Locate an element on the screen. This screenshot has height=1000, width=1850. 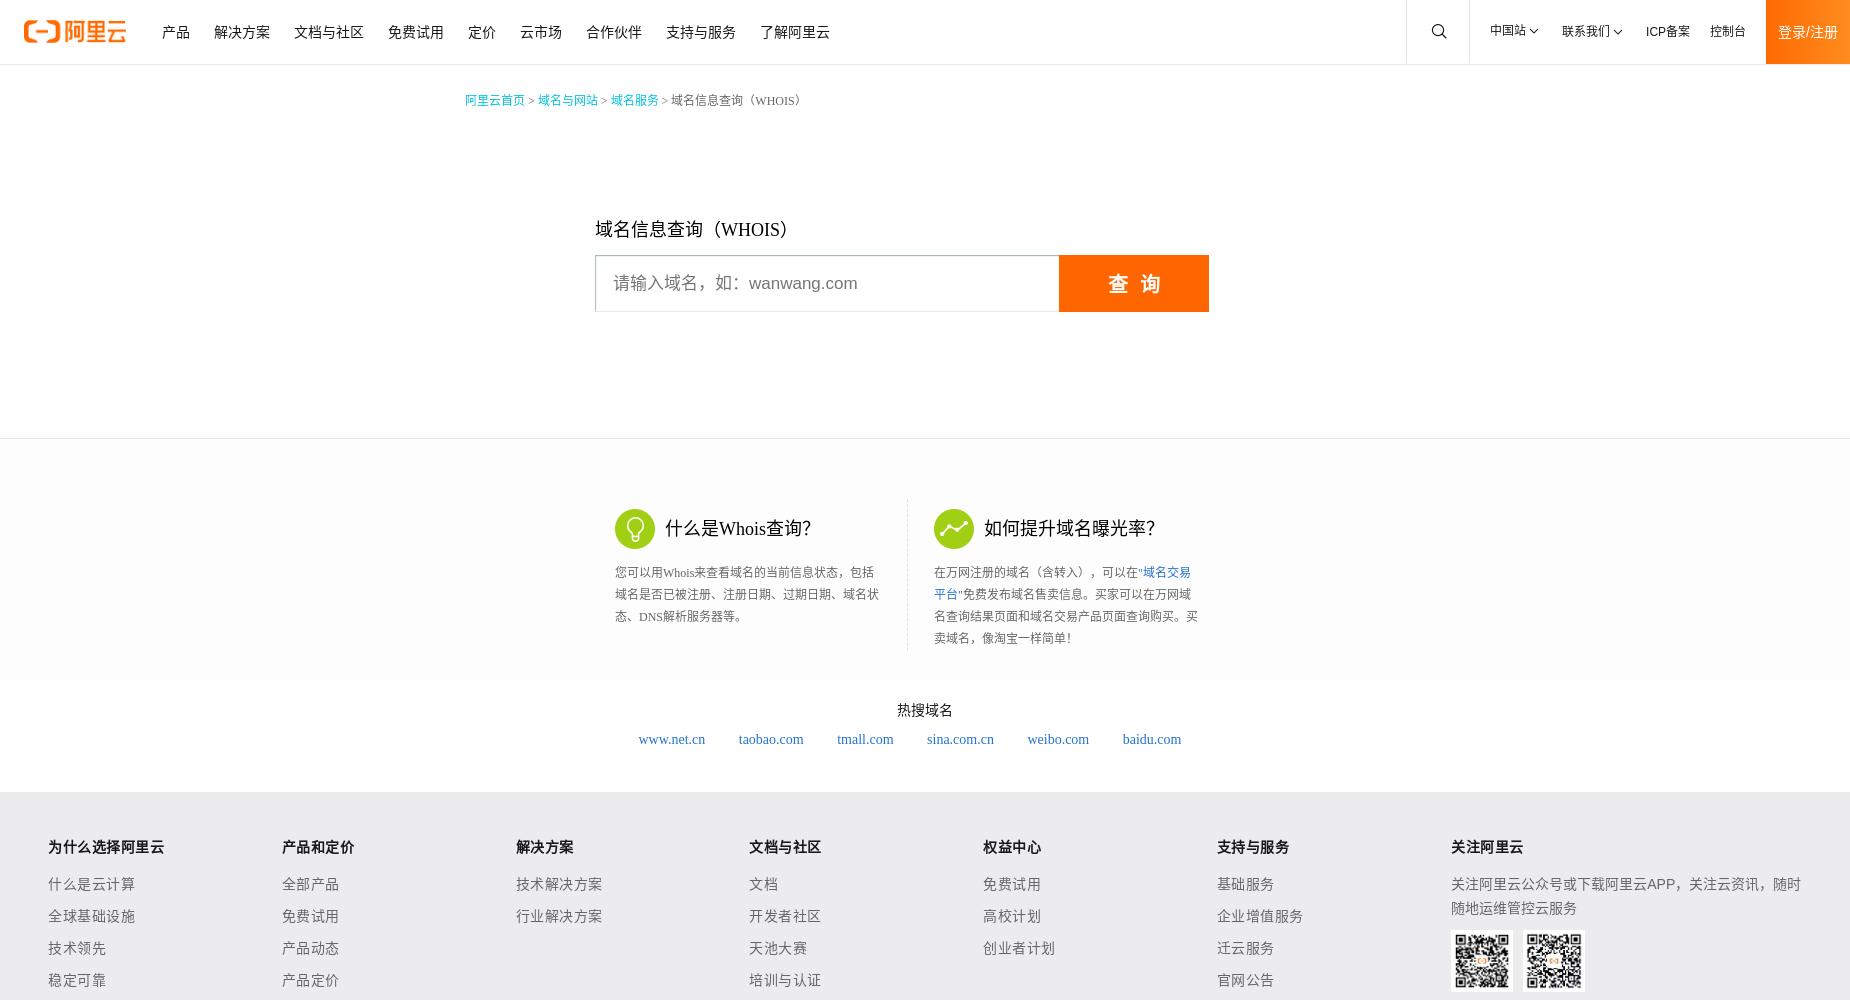
'ICP备案' is located at coordinates (1645, 32).